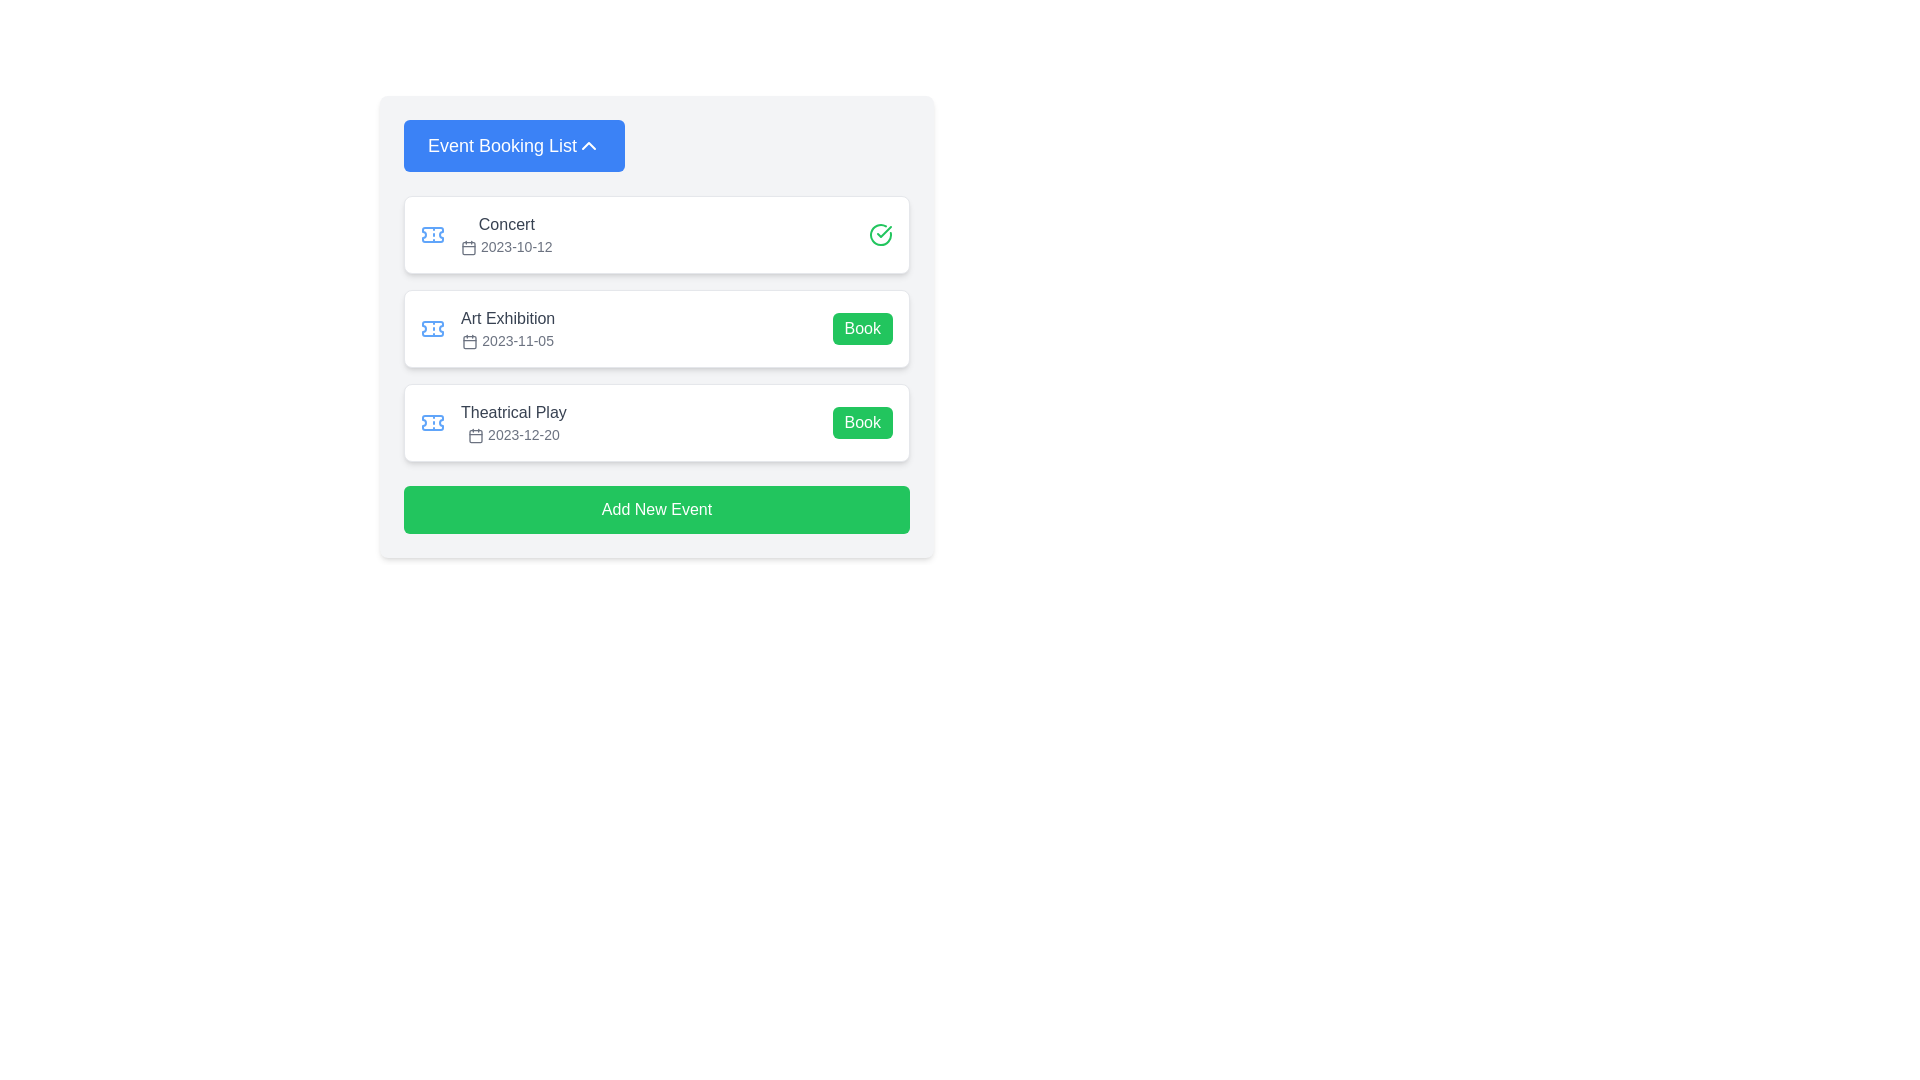 Image resolution: width=1920 pixels, height=1080 pixels. What do you see at coordinates (506, 245) in the screenshot?
I see `date information from the Text Label located below the 'Concert' text and next to the calendar icon in the topmost card of the vertical list` at bounding box center [506, 245].